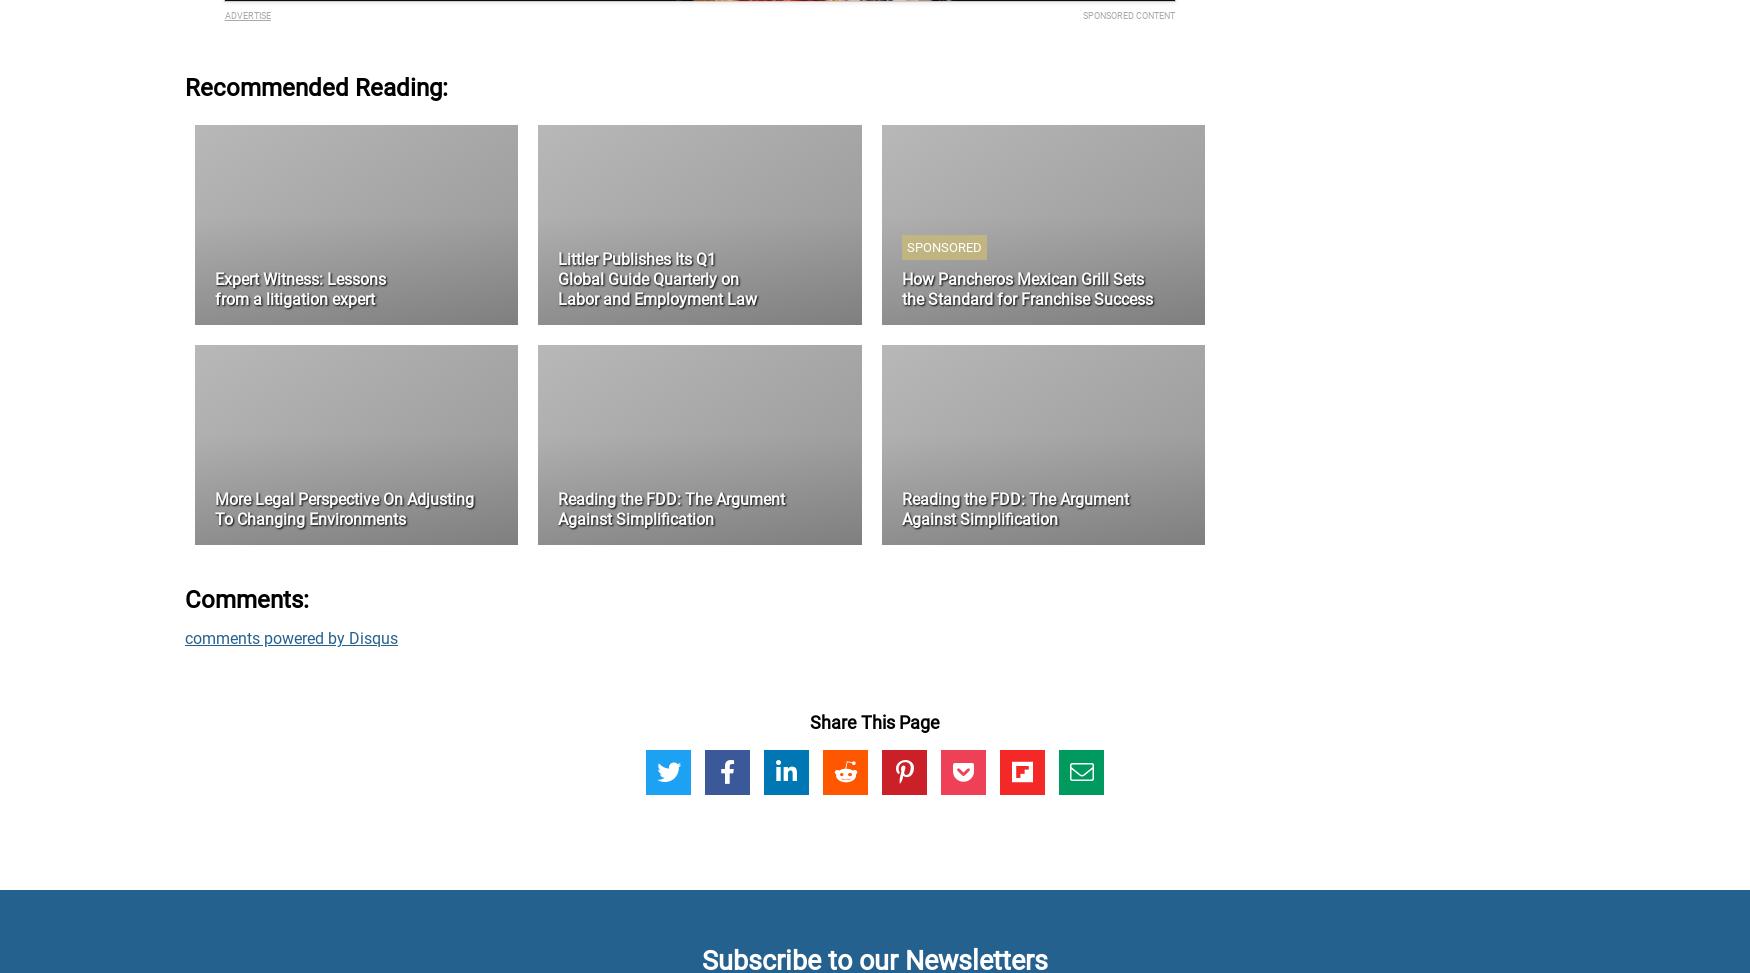 The image size is (1750, 973). What do you see at coordinates (875, 723) in the screenshot?
I see `'Share This Page'` at bounding box center [875, 723].